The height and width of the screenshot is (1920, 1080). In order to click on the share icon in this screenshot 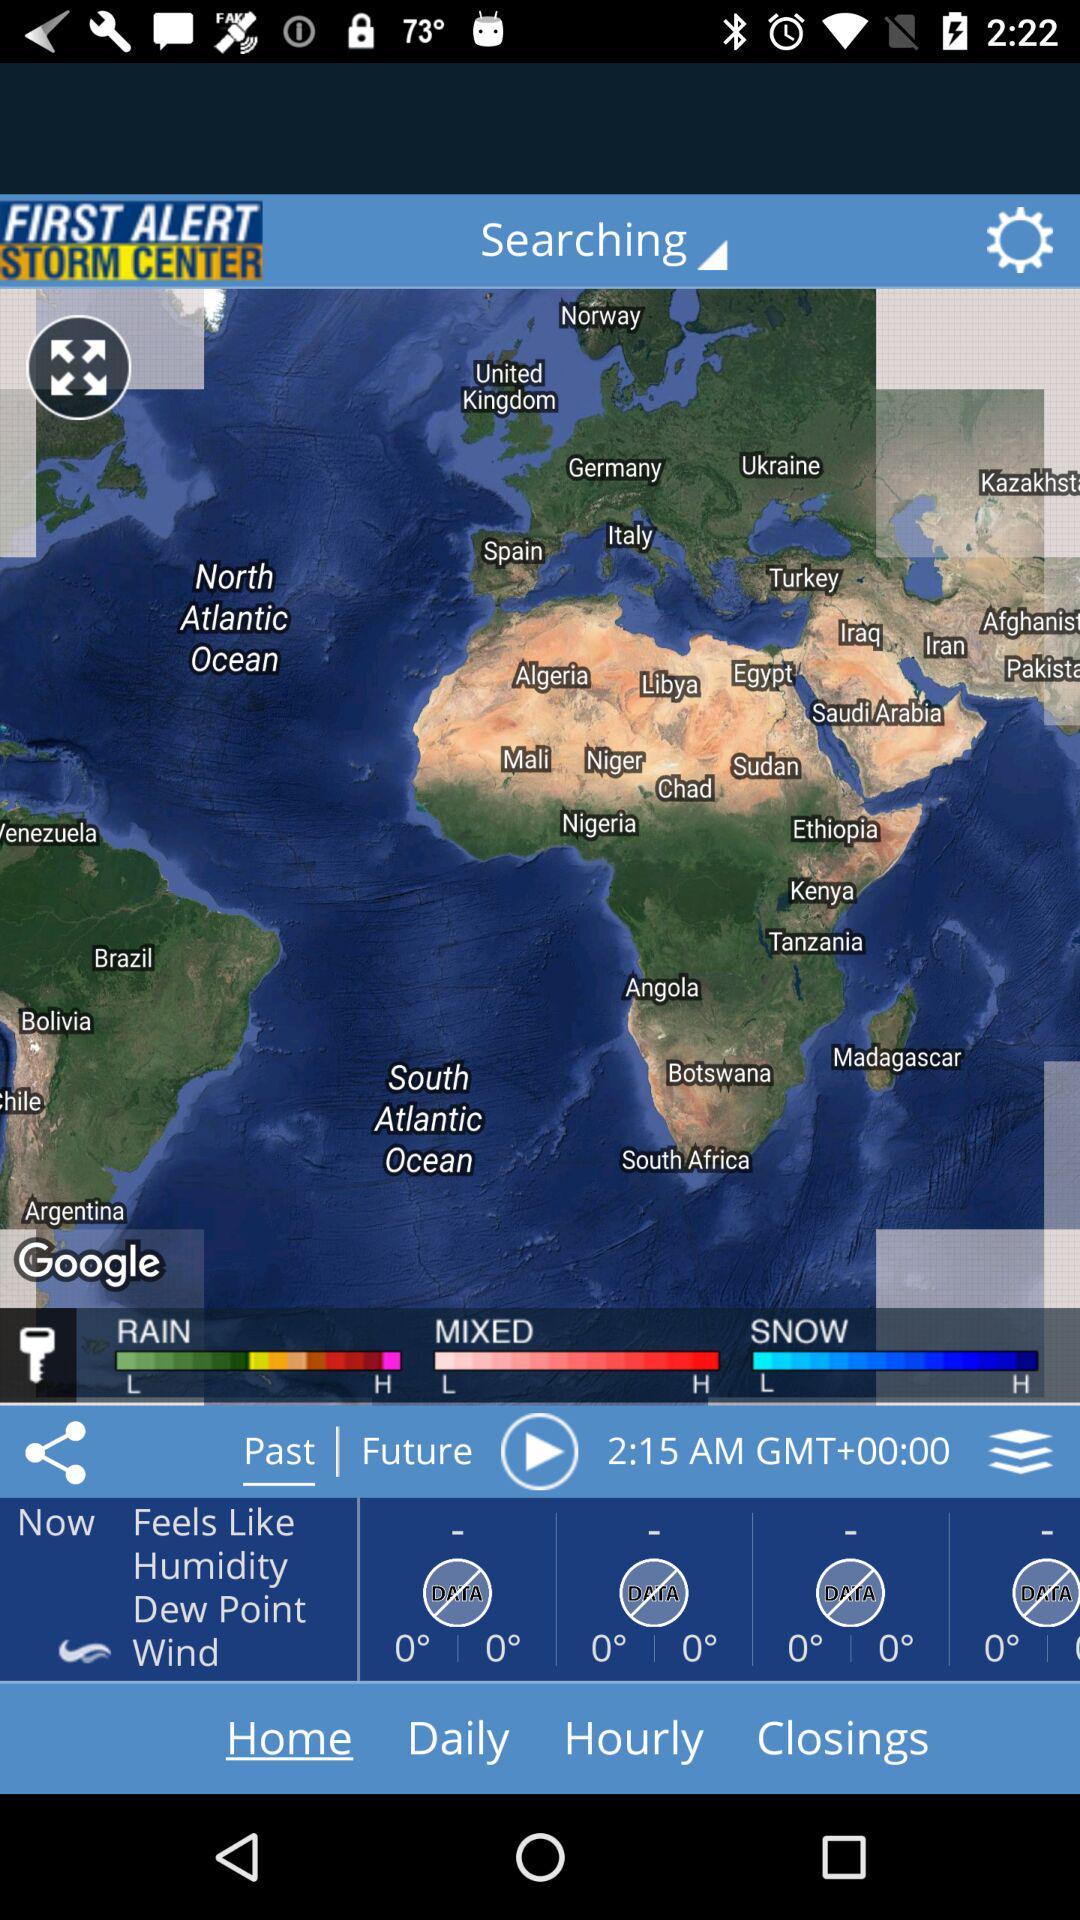, I will do `click(58, 1451)`.